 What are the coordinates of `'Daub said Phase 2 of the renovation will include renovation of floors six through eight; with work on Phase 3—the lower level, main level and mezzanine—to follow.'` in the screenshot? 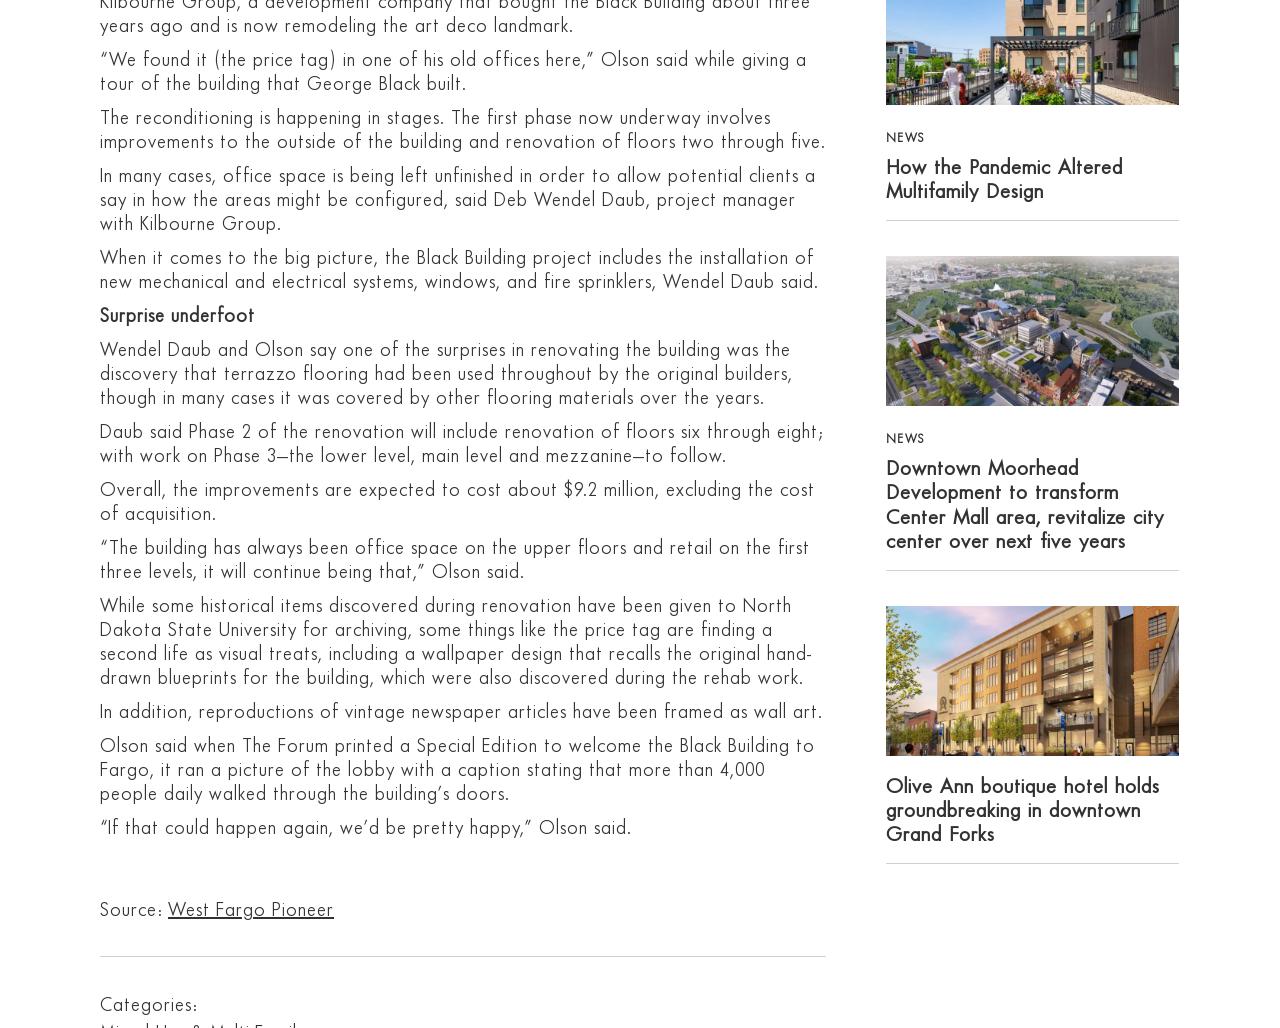 It's located at (460, 443).